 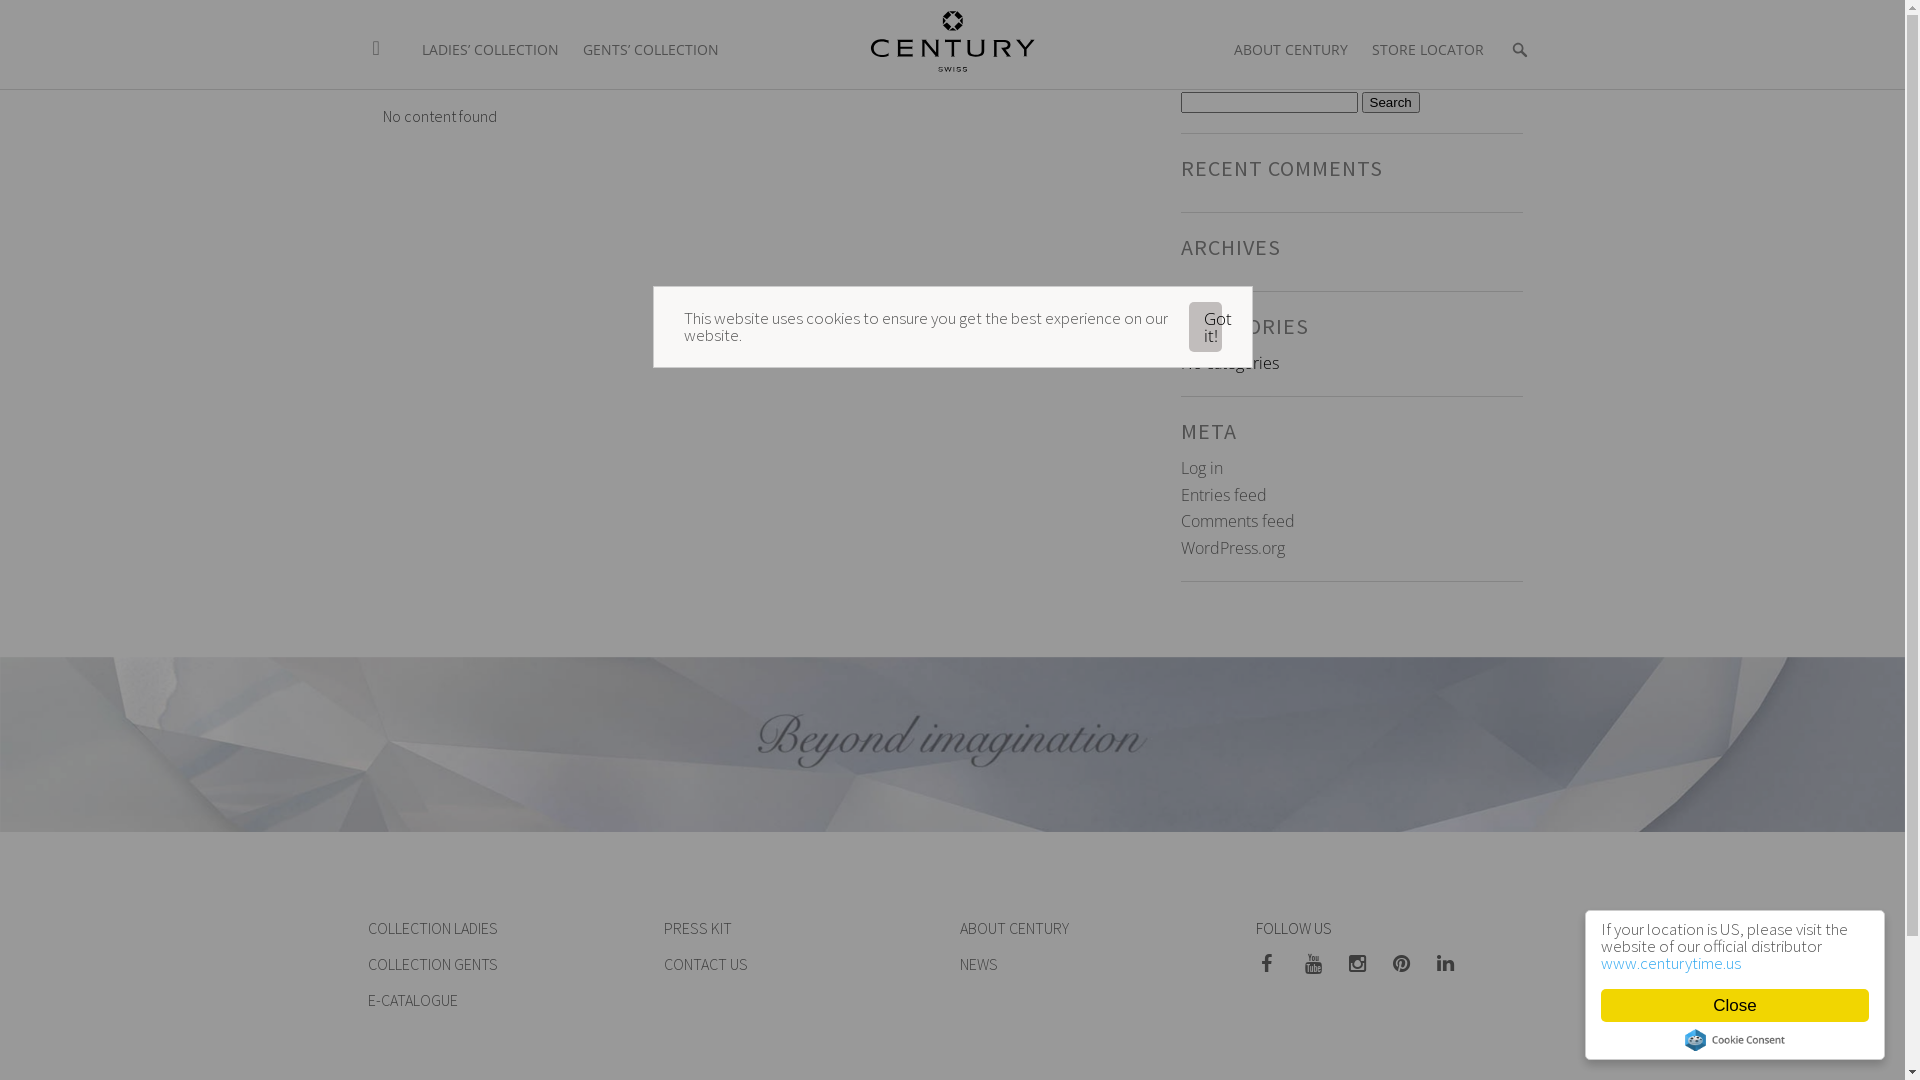 I want to click on 'NEWS', so click(x=979, y=963).